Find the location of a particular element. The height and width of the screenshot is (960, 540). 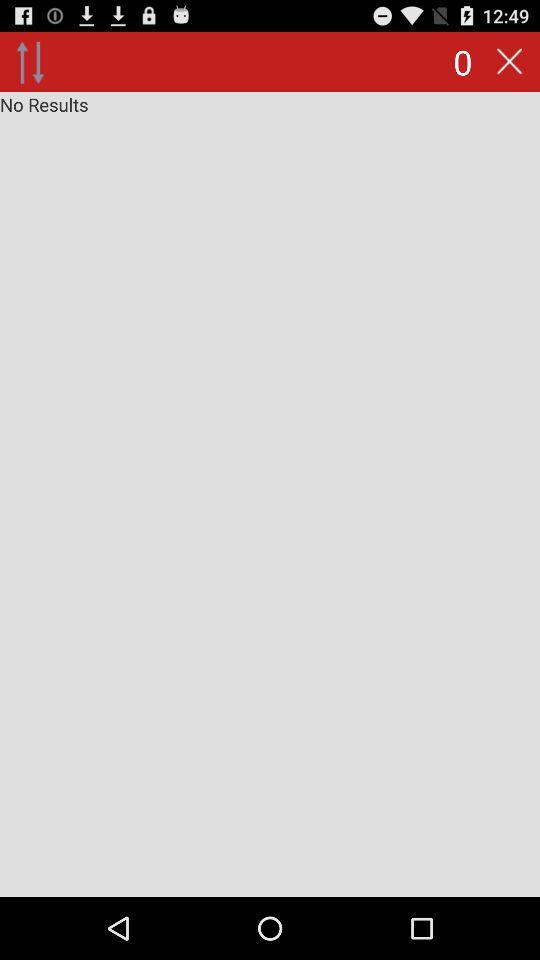

icon next to 0 icon is located at coordinates (29, 61).